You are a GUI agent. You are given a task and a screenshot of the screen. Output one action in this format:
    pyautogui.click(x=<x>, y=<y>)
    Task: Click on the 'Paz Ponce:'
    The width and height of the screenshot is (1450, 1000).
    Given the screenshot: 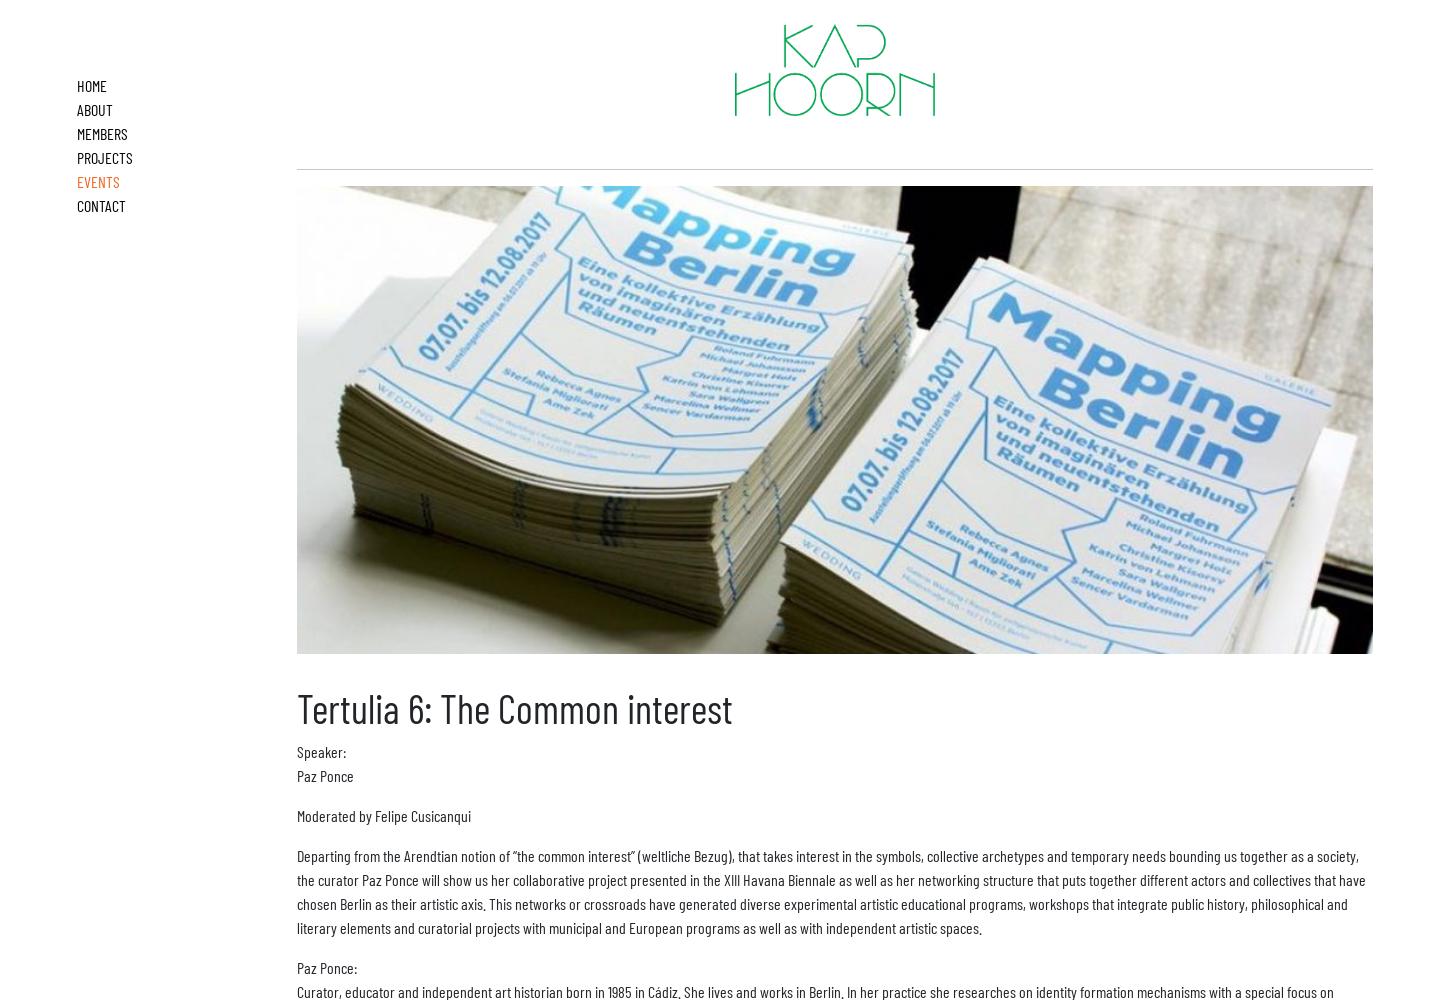 What is the action you would take?
    pyautogui.click(x=326, y=965)
    